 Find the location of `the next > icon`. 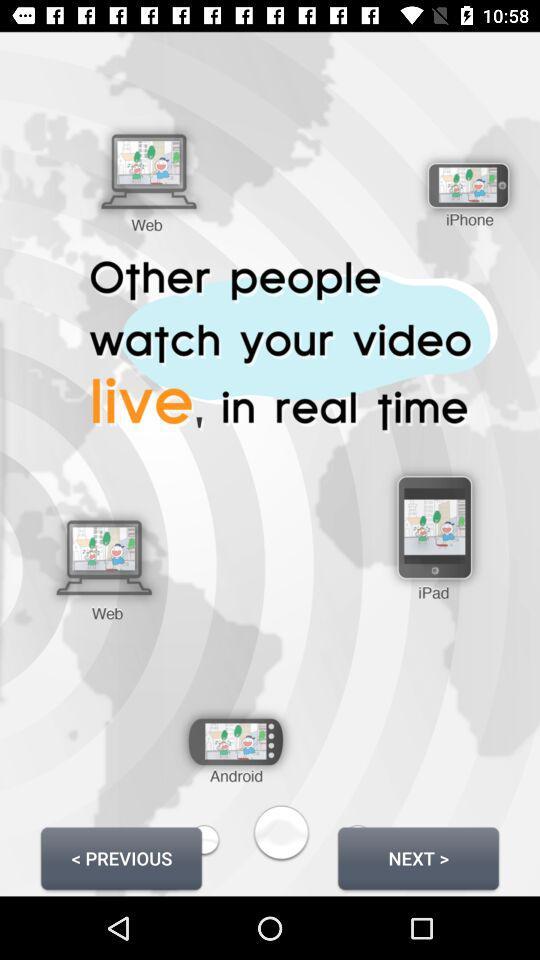

the next > icon is located at coordinates (417, 857).